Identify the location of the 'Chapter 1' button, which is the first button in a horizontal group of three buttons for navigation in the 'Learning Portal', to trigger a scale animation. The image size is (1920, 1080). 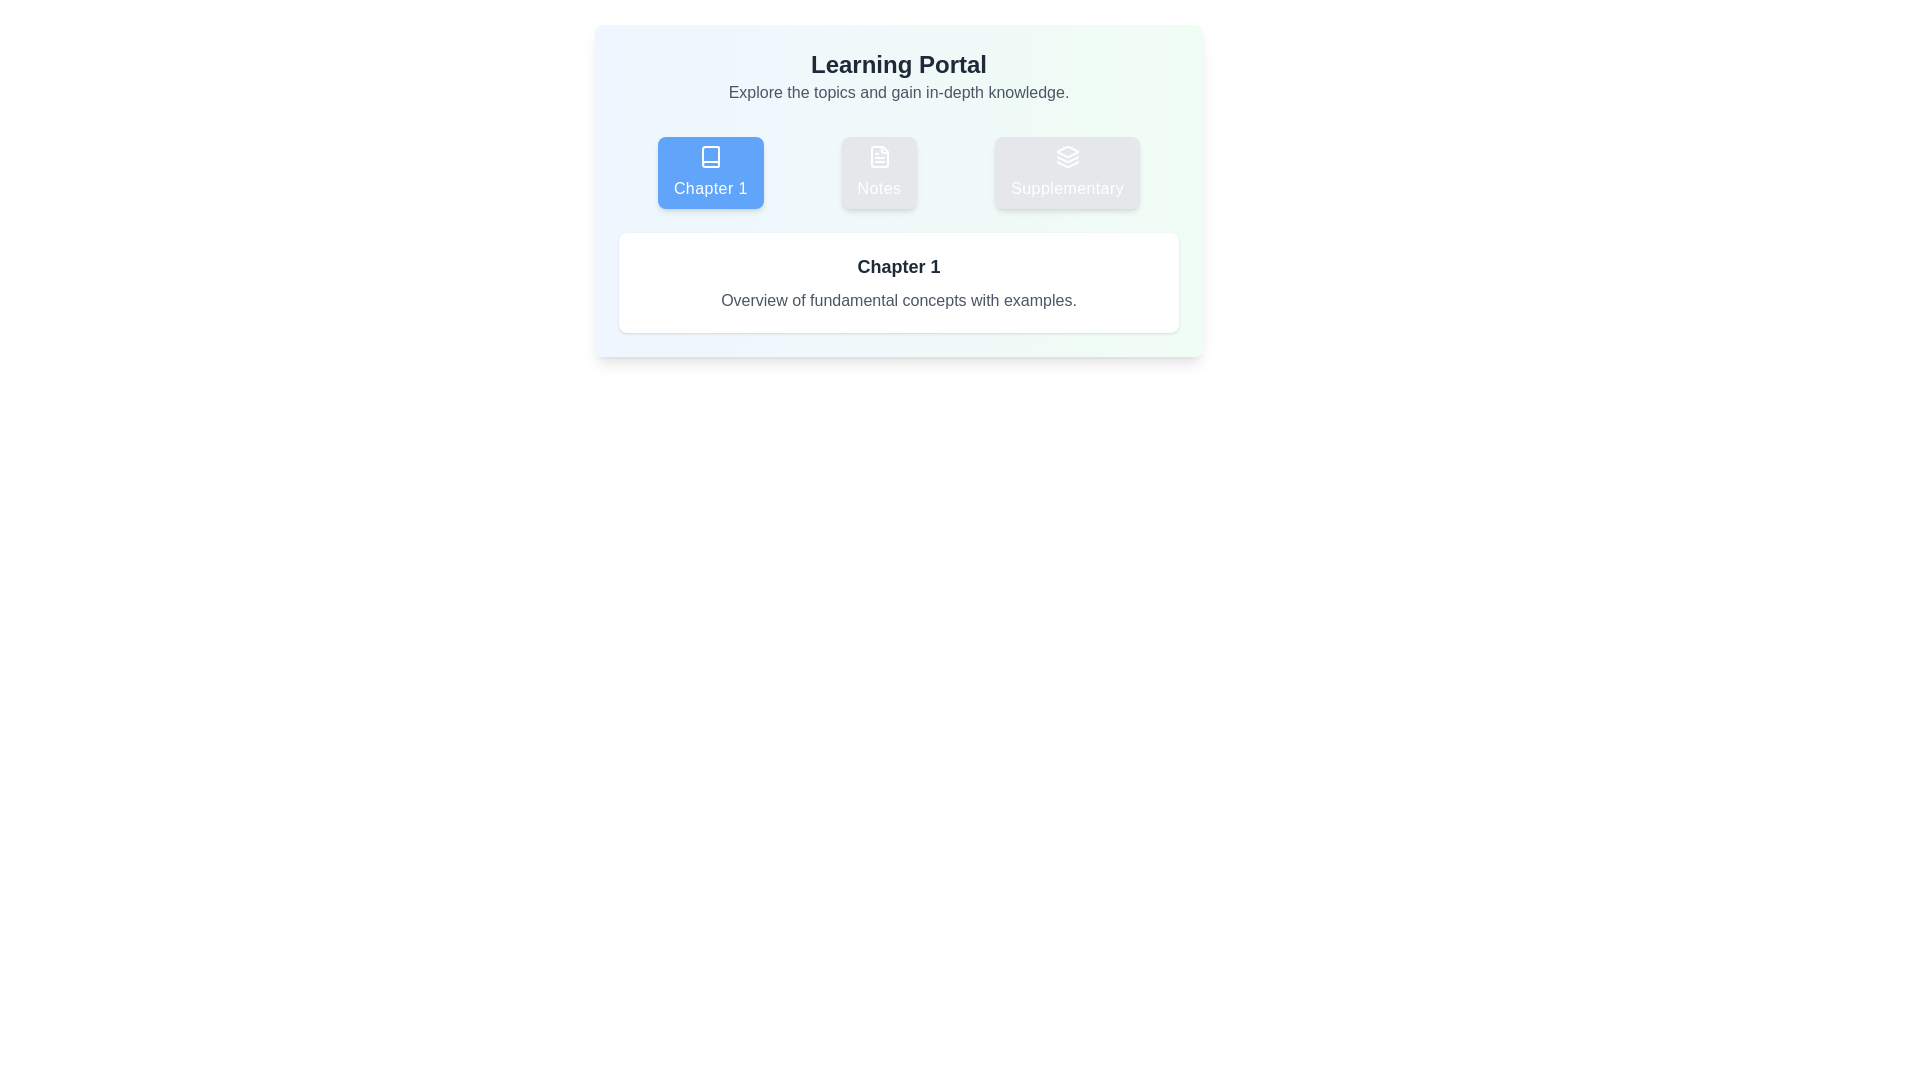
(710, 172).